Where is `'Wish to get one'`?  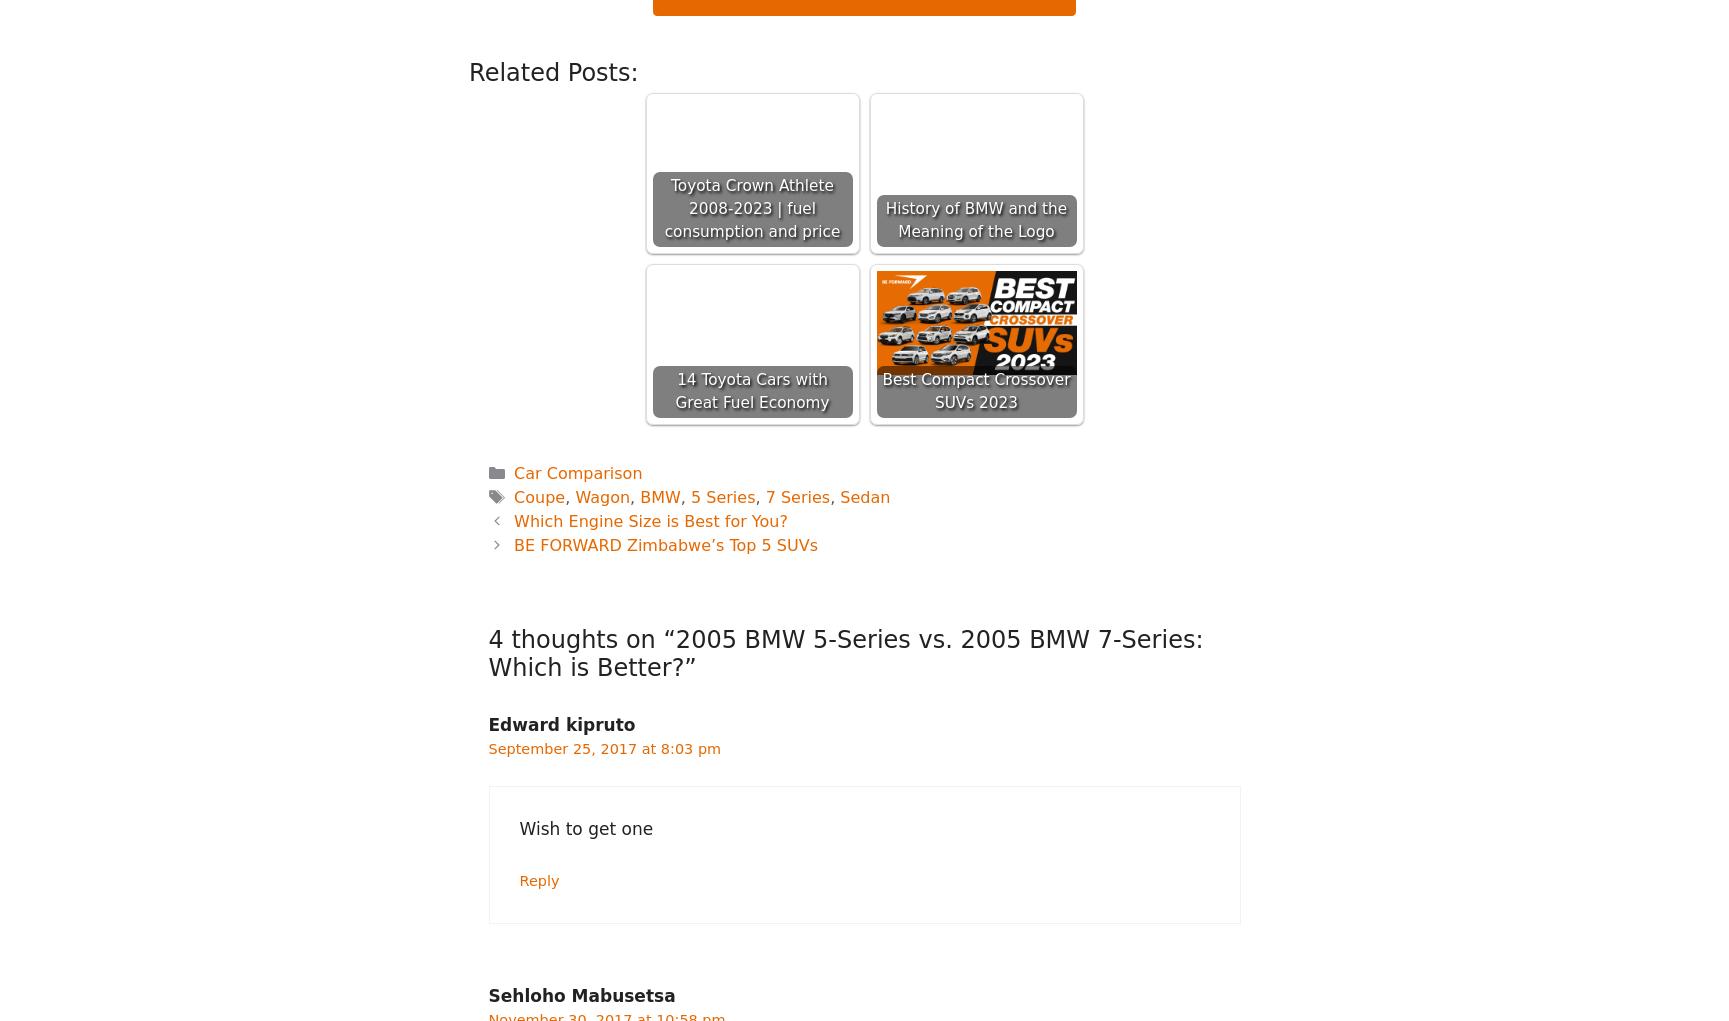
'Wish to get one' is located at coordinates (585, 828).